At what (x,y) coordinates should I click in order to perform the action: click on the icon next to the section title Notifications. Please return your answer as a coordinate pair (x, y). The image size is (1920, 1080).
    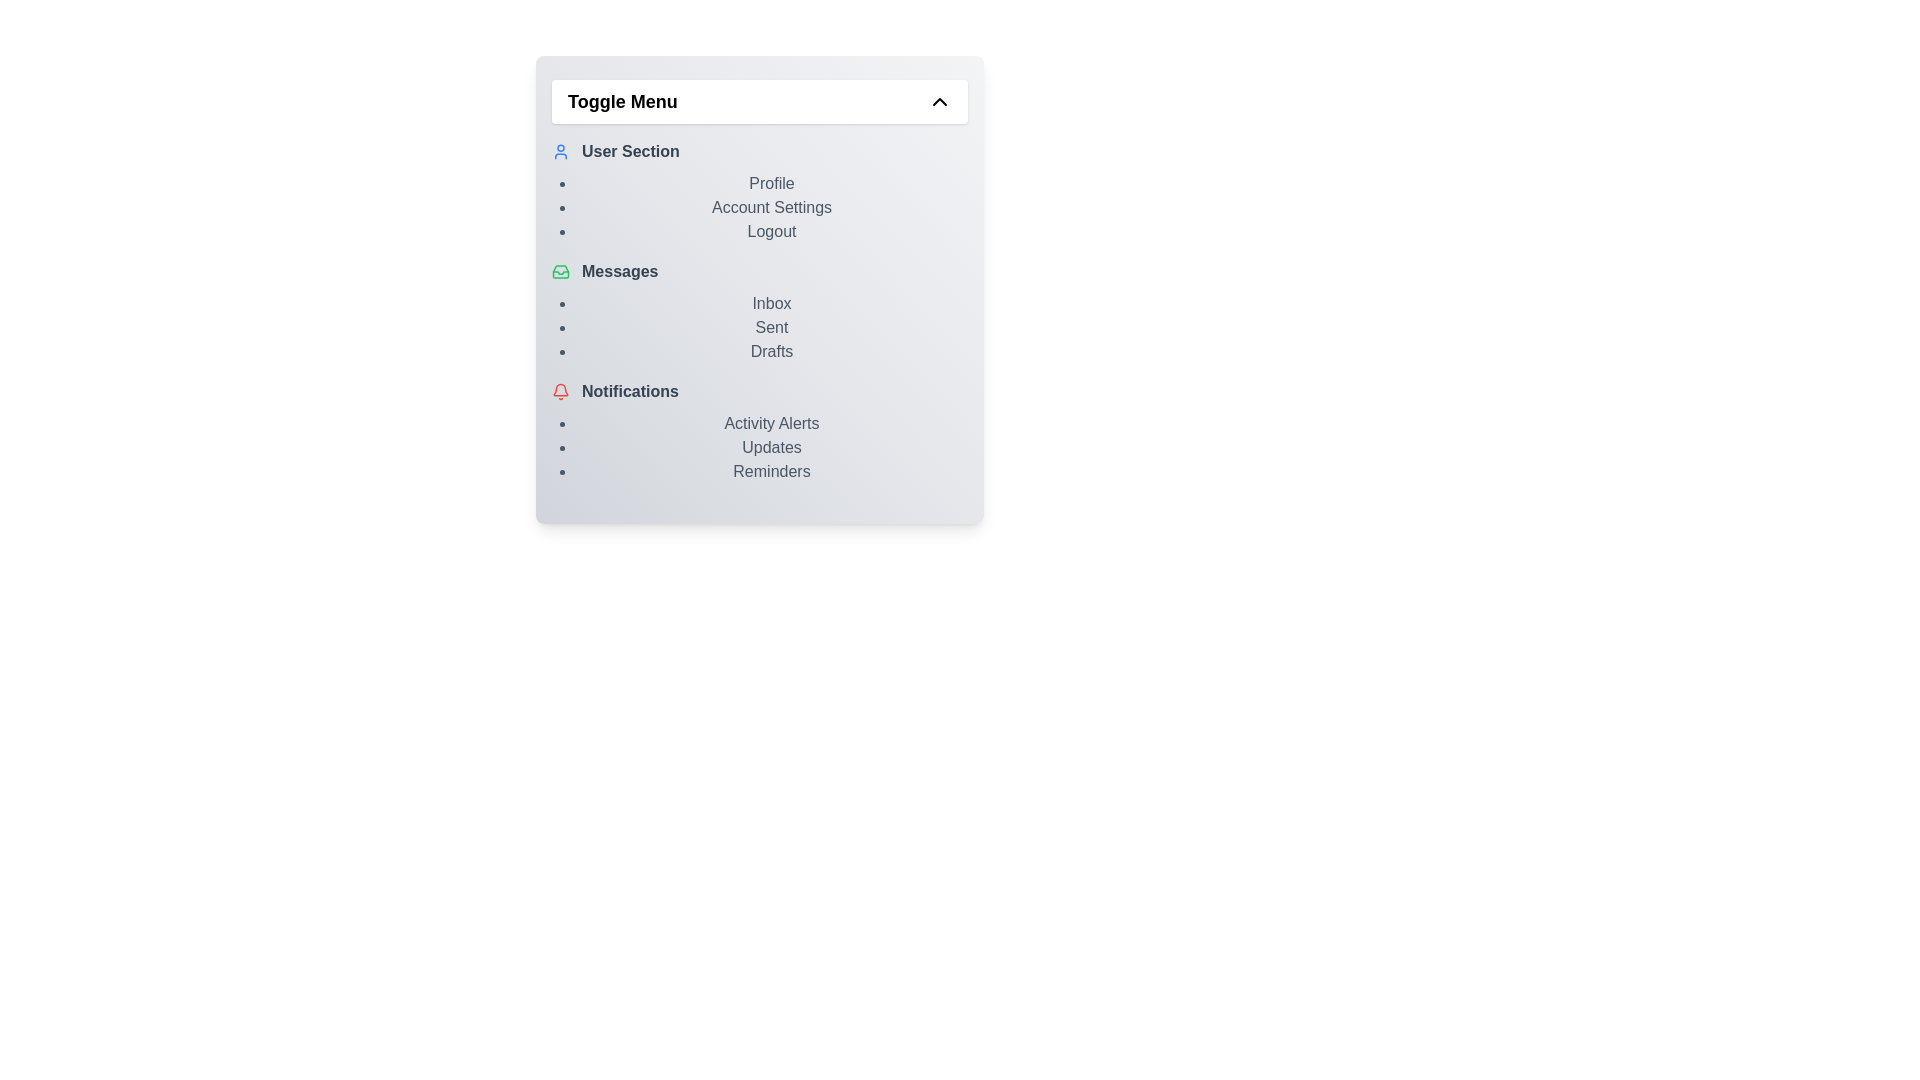
    Looking at the image, I should click on (560, 392).